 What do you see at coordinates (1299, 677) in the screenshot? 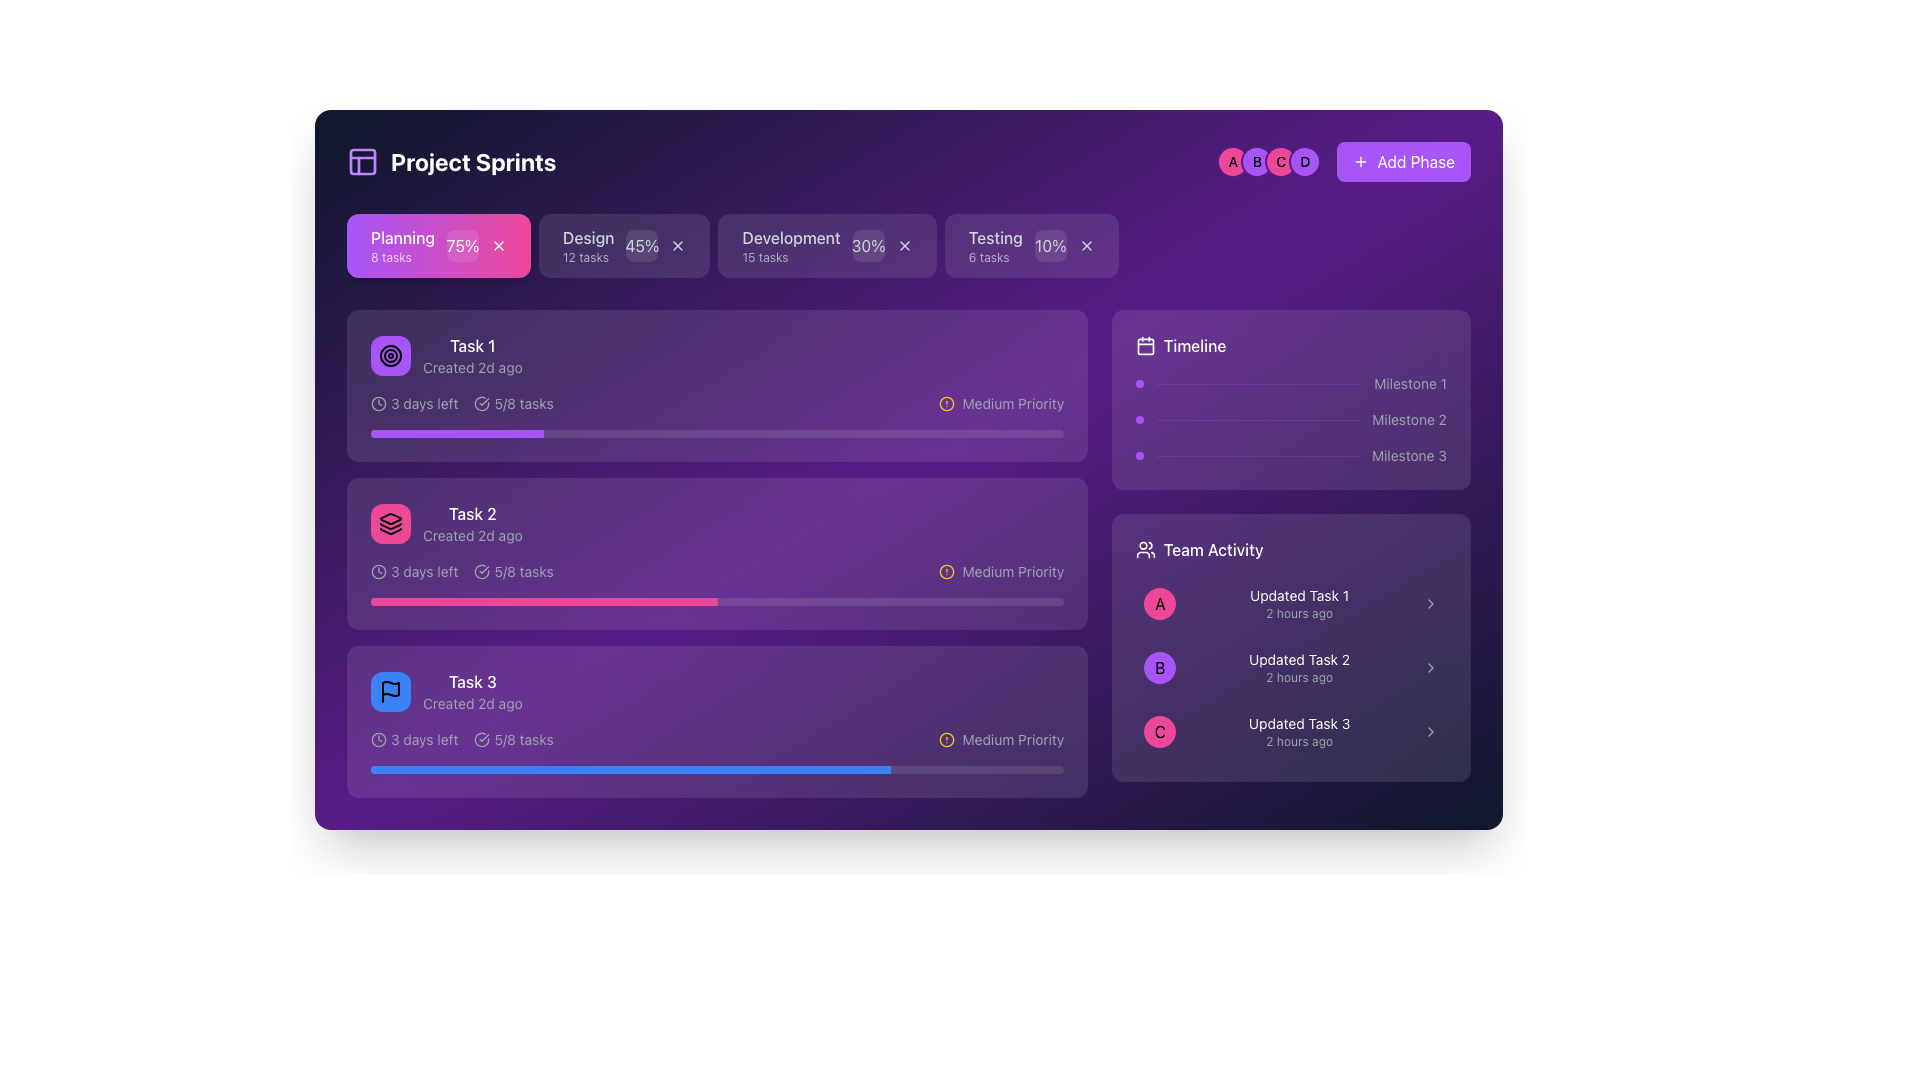
I see `timestamp text label located below the 'Updated Task 2' label in the 'Team Activity' section` at bounding box center [1299, 677].